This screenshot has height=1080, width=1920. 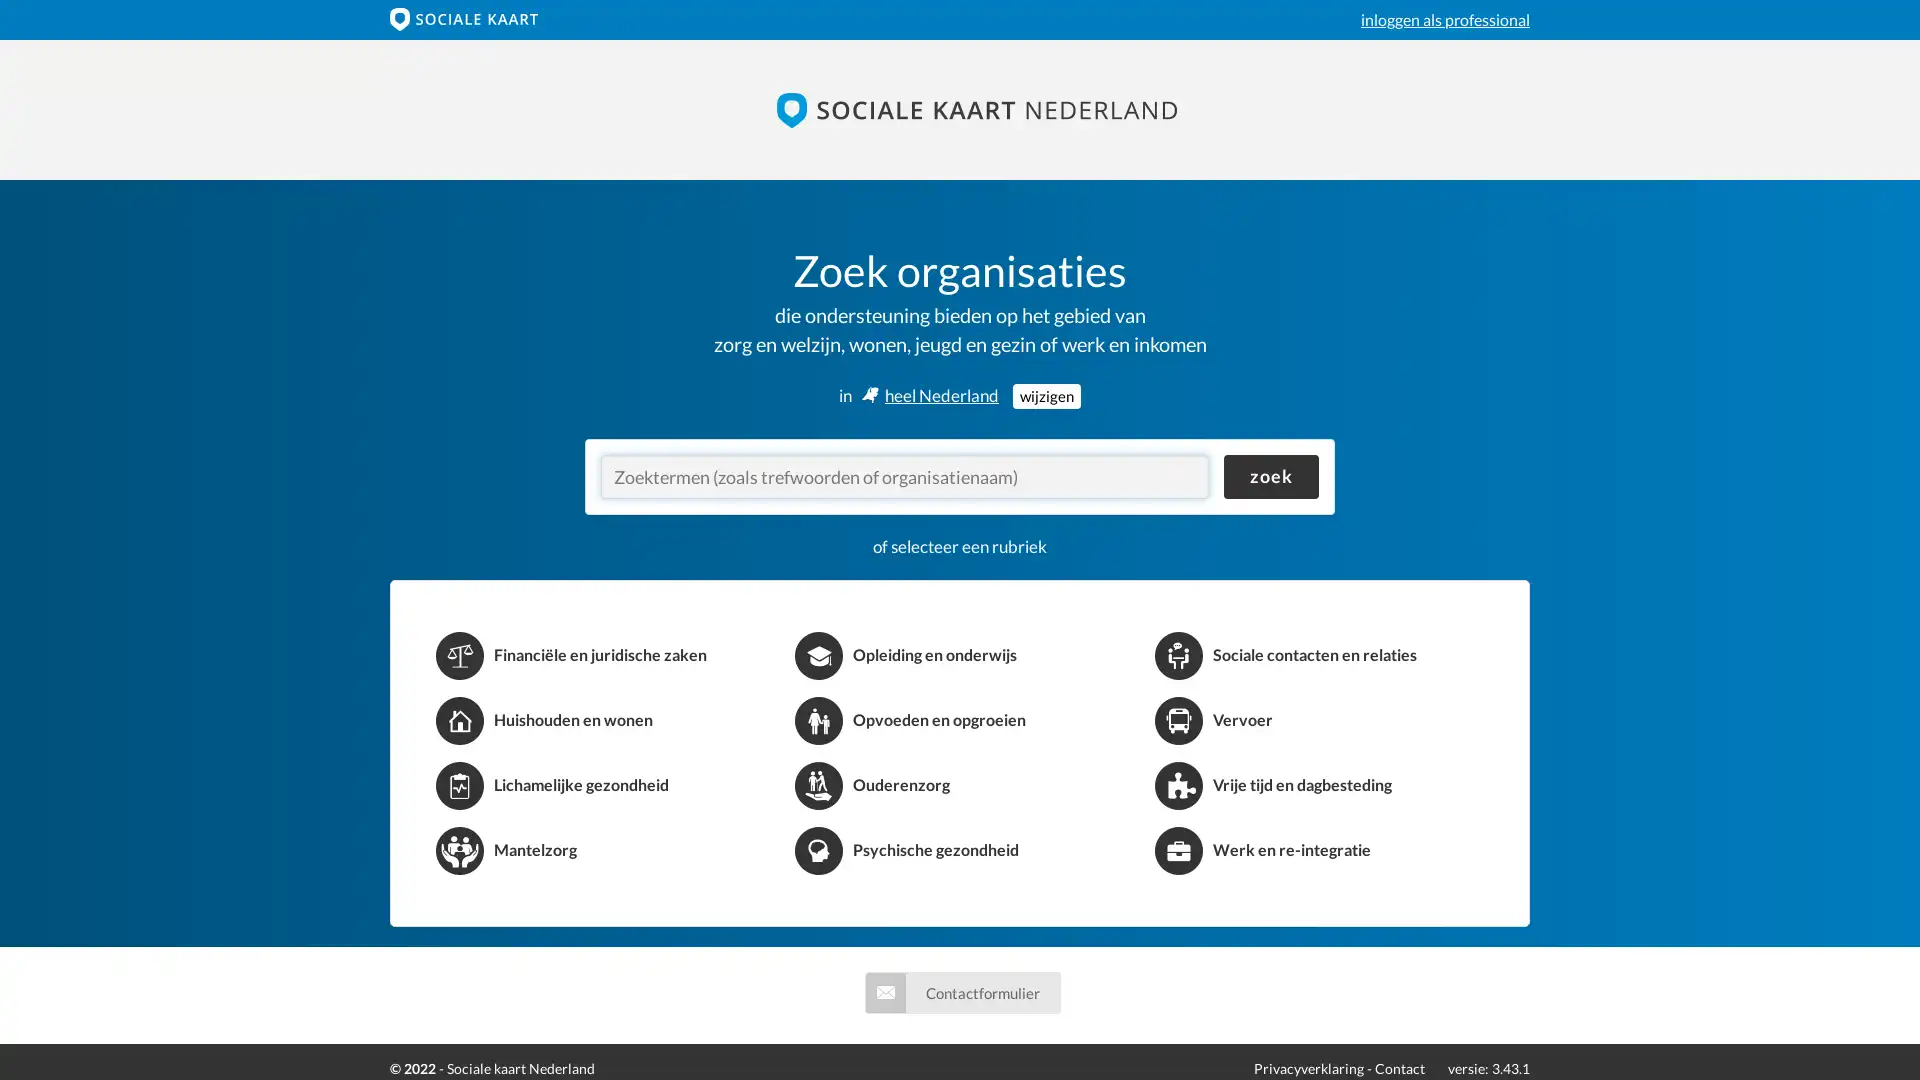 What do you see at coordinates (1270, 477) in the screenshot?
I see `zoek` at bounding box center [1270, 477].